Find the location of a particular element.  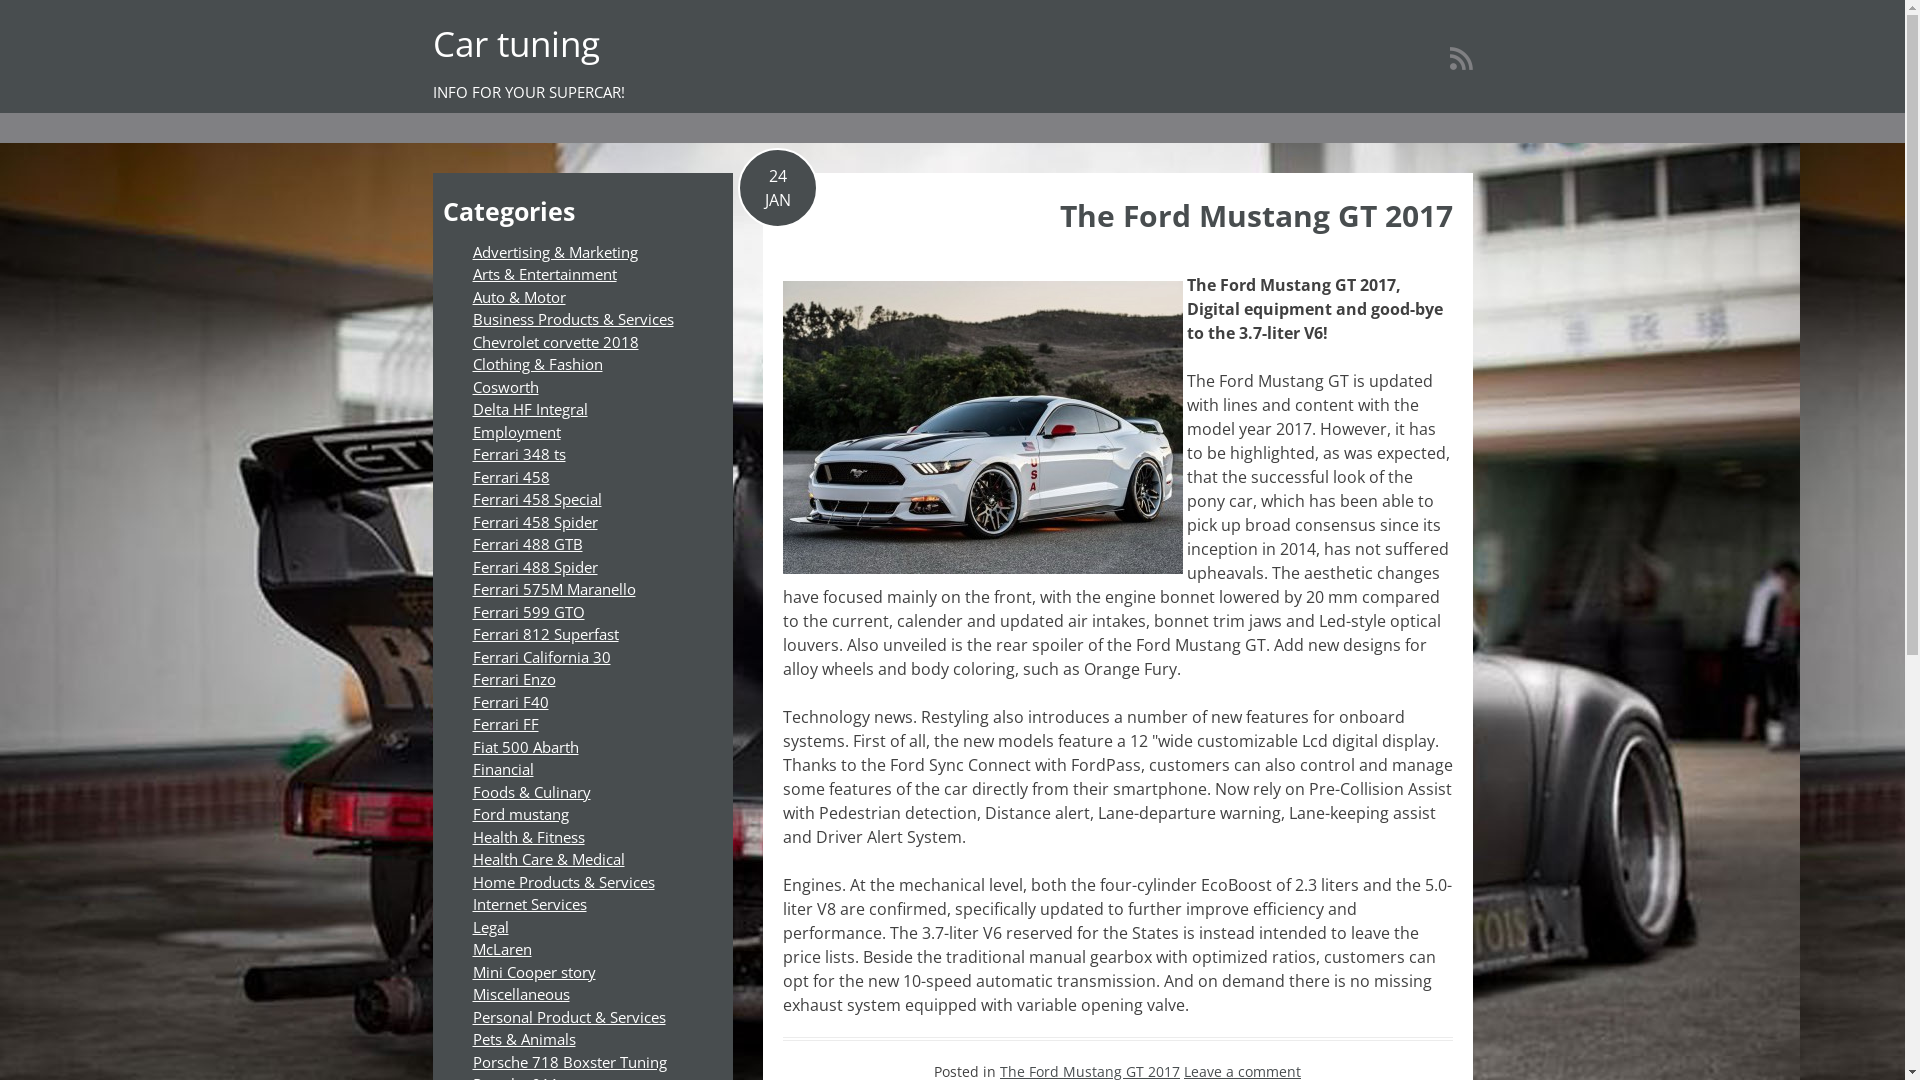

'Ferrari 575M Maranello' is located at coordinates (553, 588).